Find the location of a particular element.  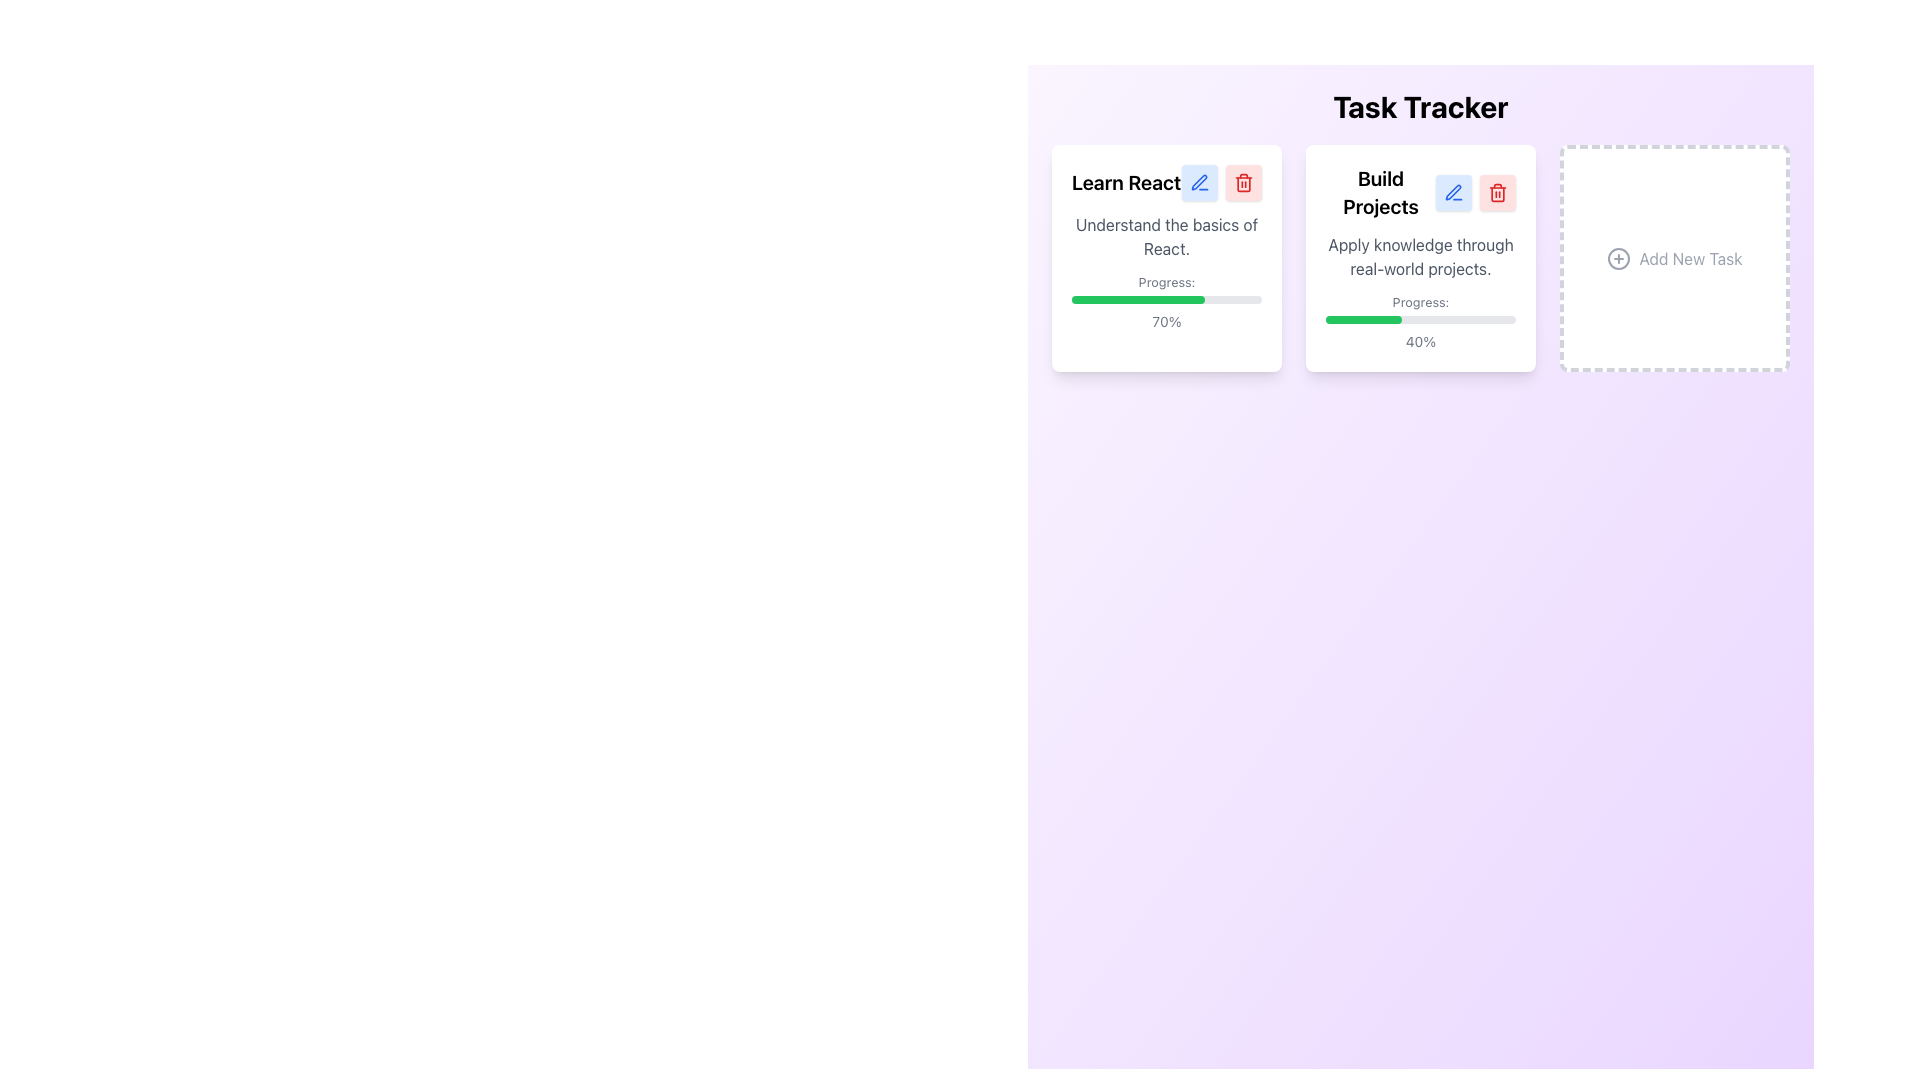

the Card Component that displays an activity or task summary, positioned centrally in a grid layout as the second card between 'Learn React' and 'Add New Task' is located at coordinates (1419, 257).